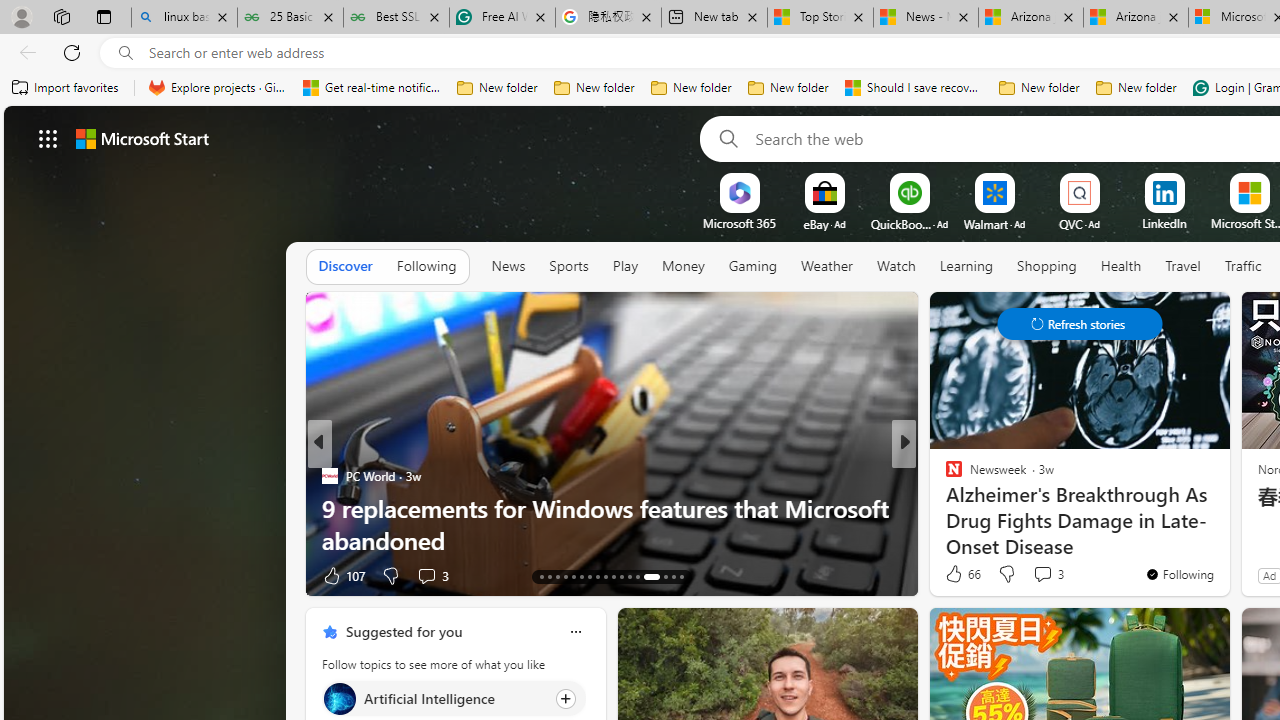  What do you see at coordinates (568, 266) in the screenshot?
I see `'Sports'` at bounding box center [568, 266].